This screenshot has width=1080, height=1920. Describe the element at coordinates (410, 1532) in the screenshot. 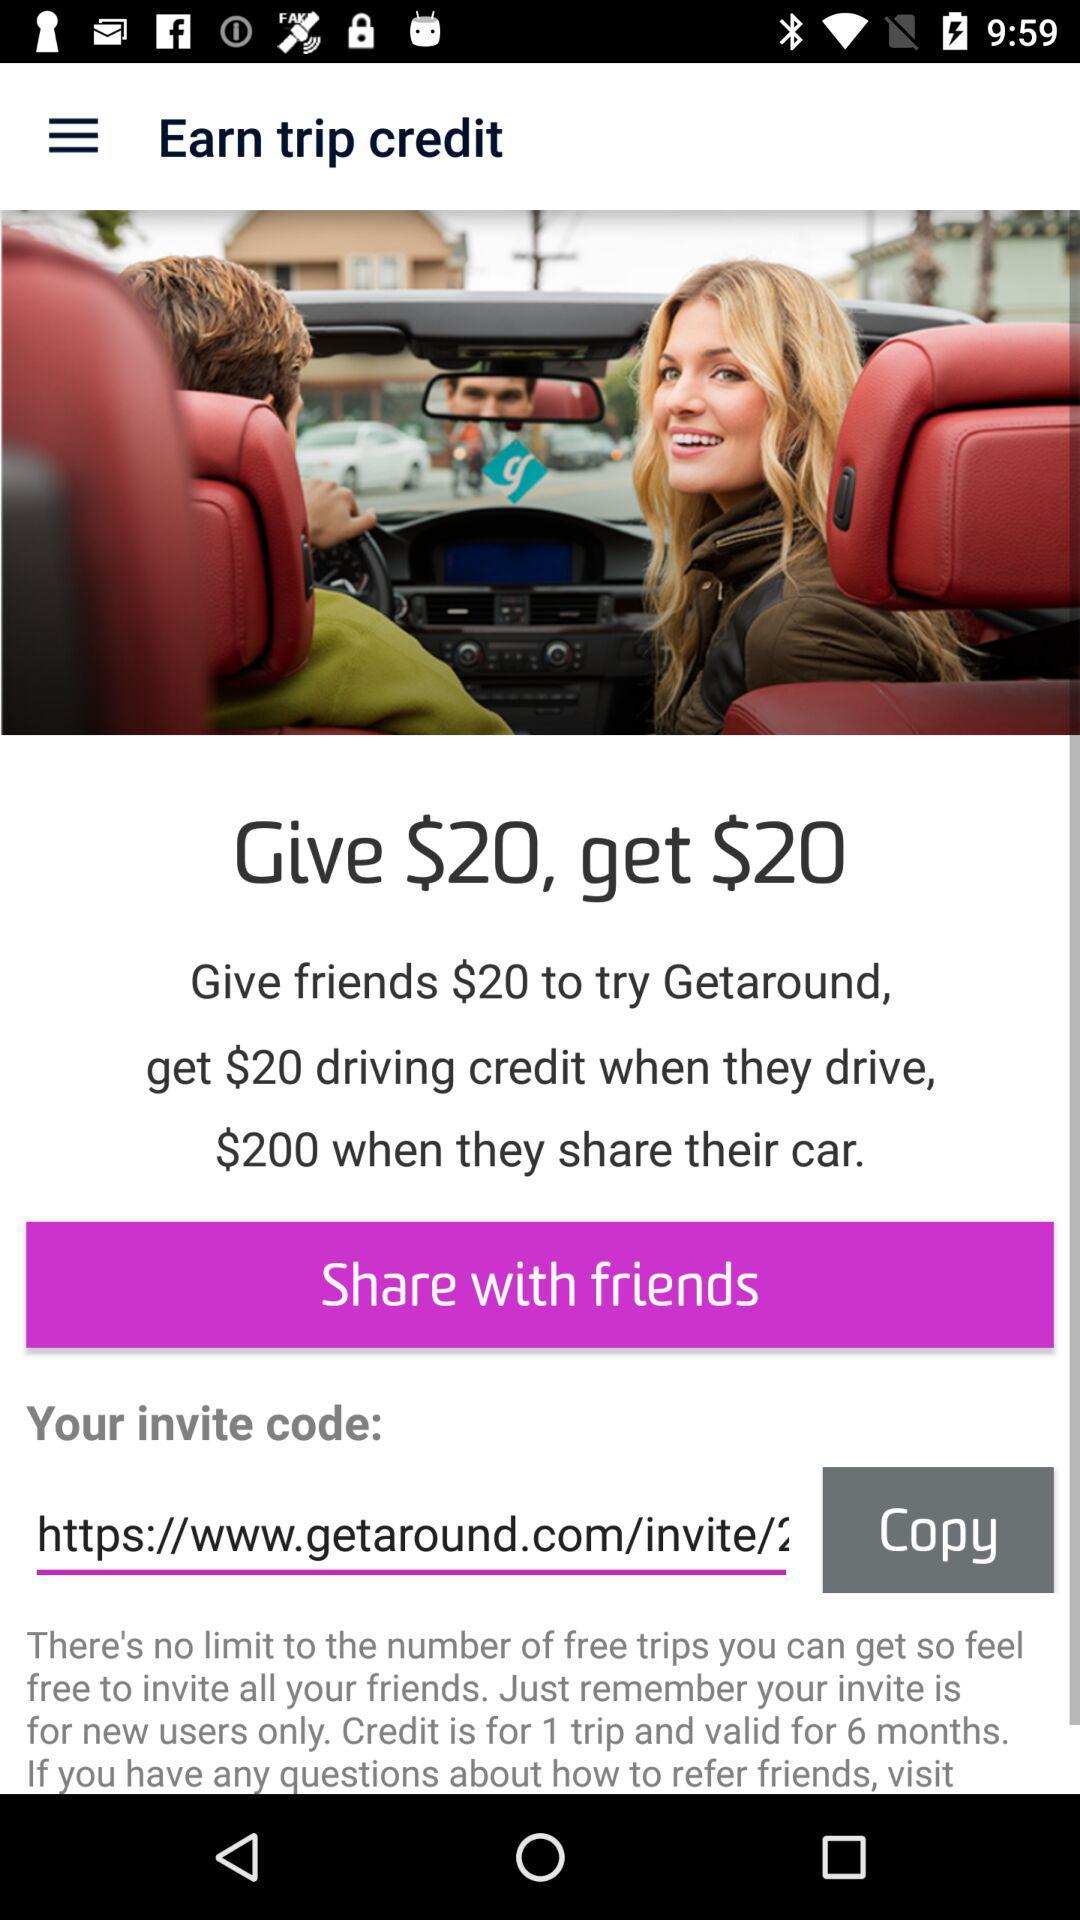

I see `the https www getaround` at that location.